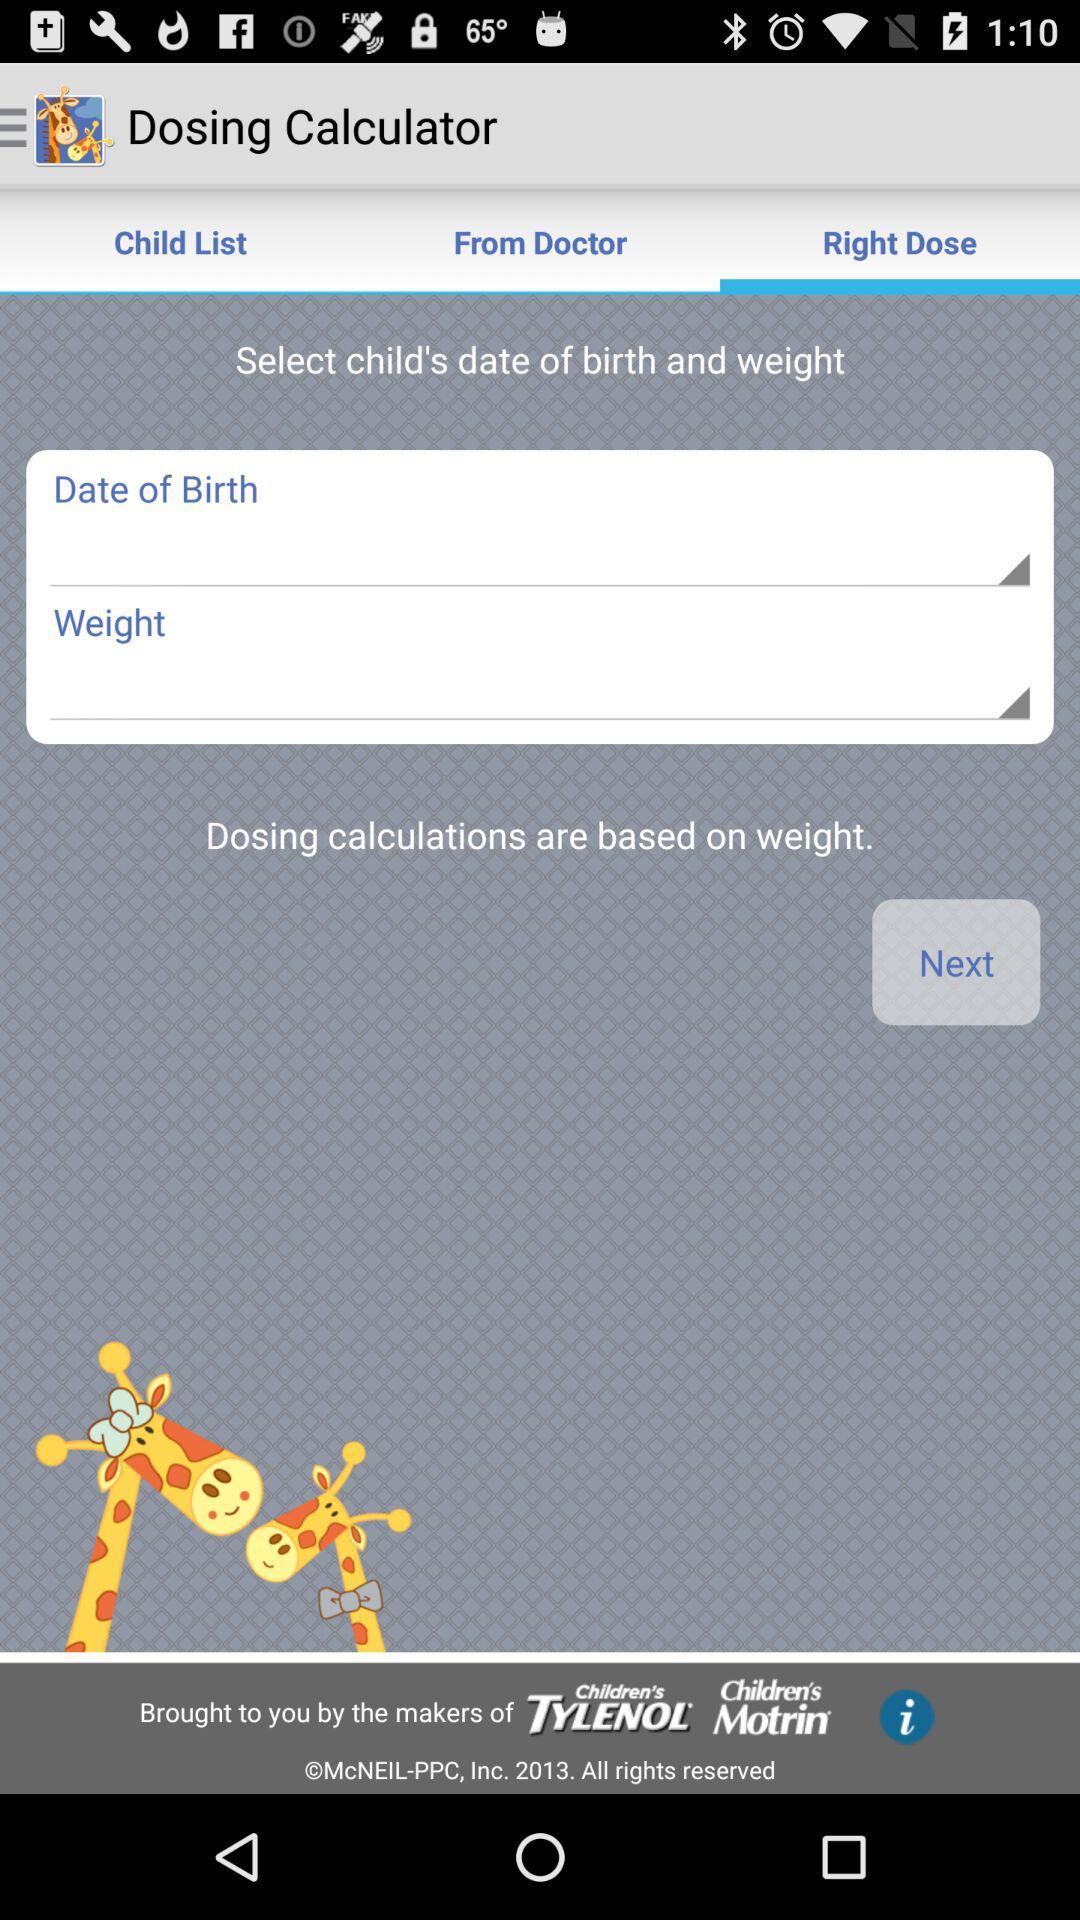  Describe the element at coordinates (540, 240) in the screenshot. I see `the from doctor icon` at that location.